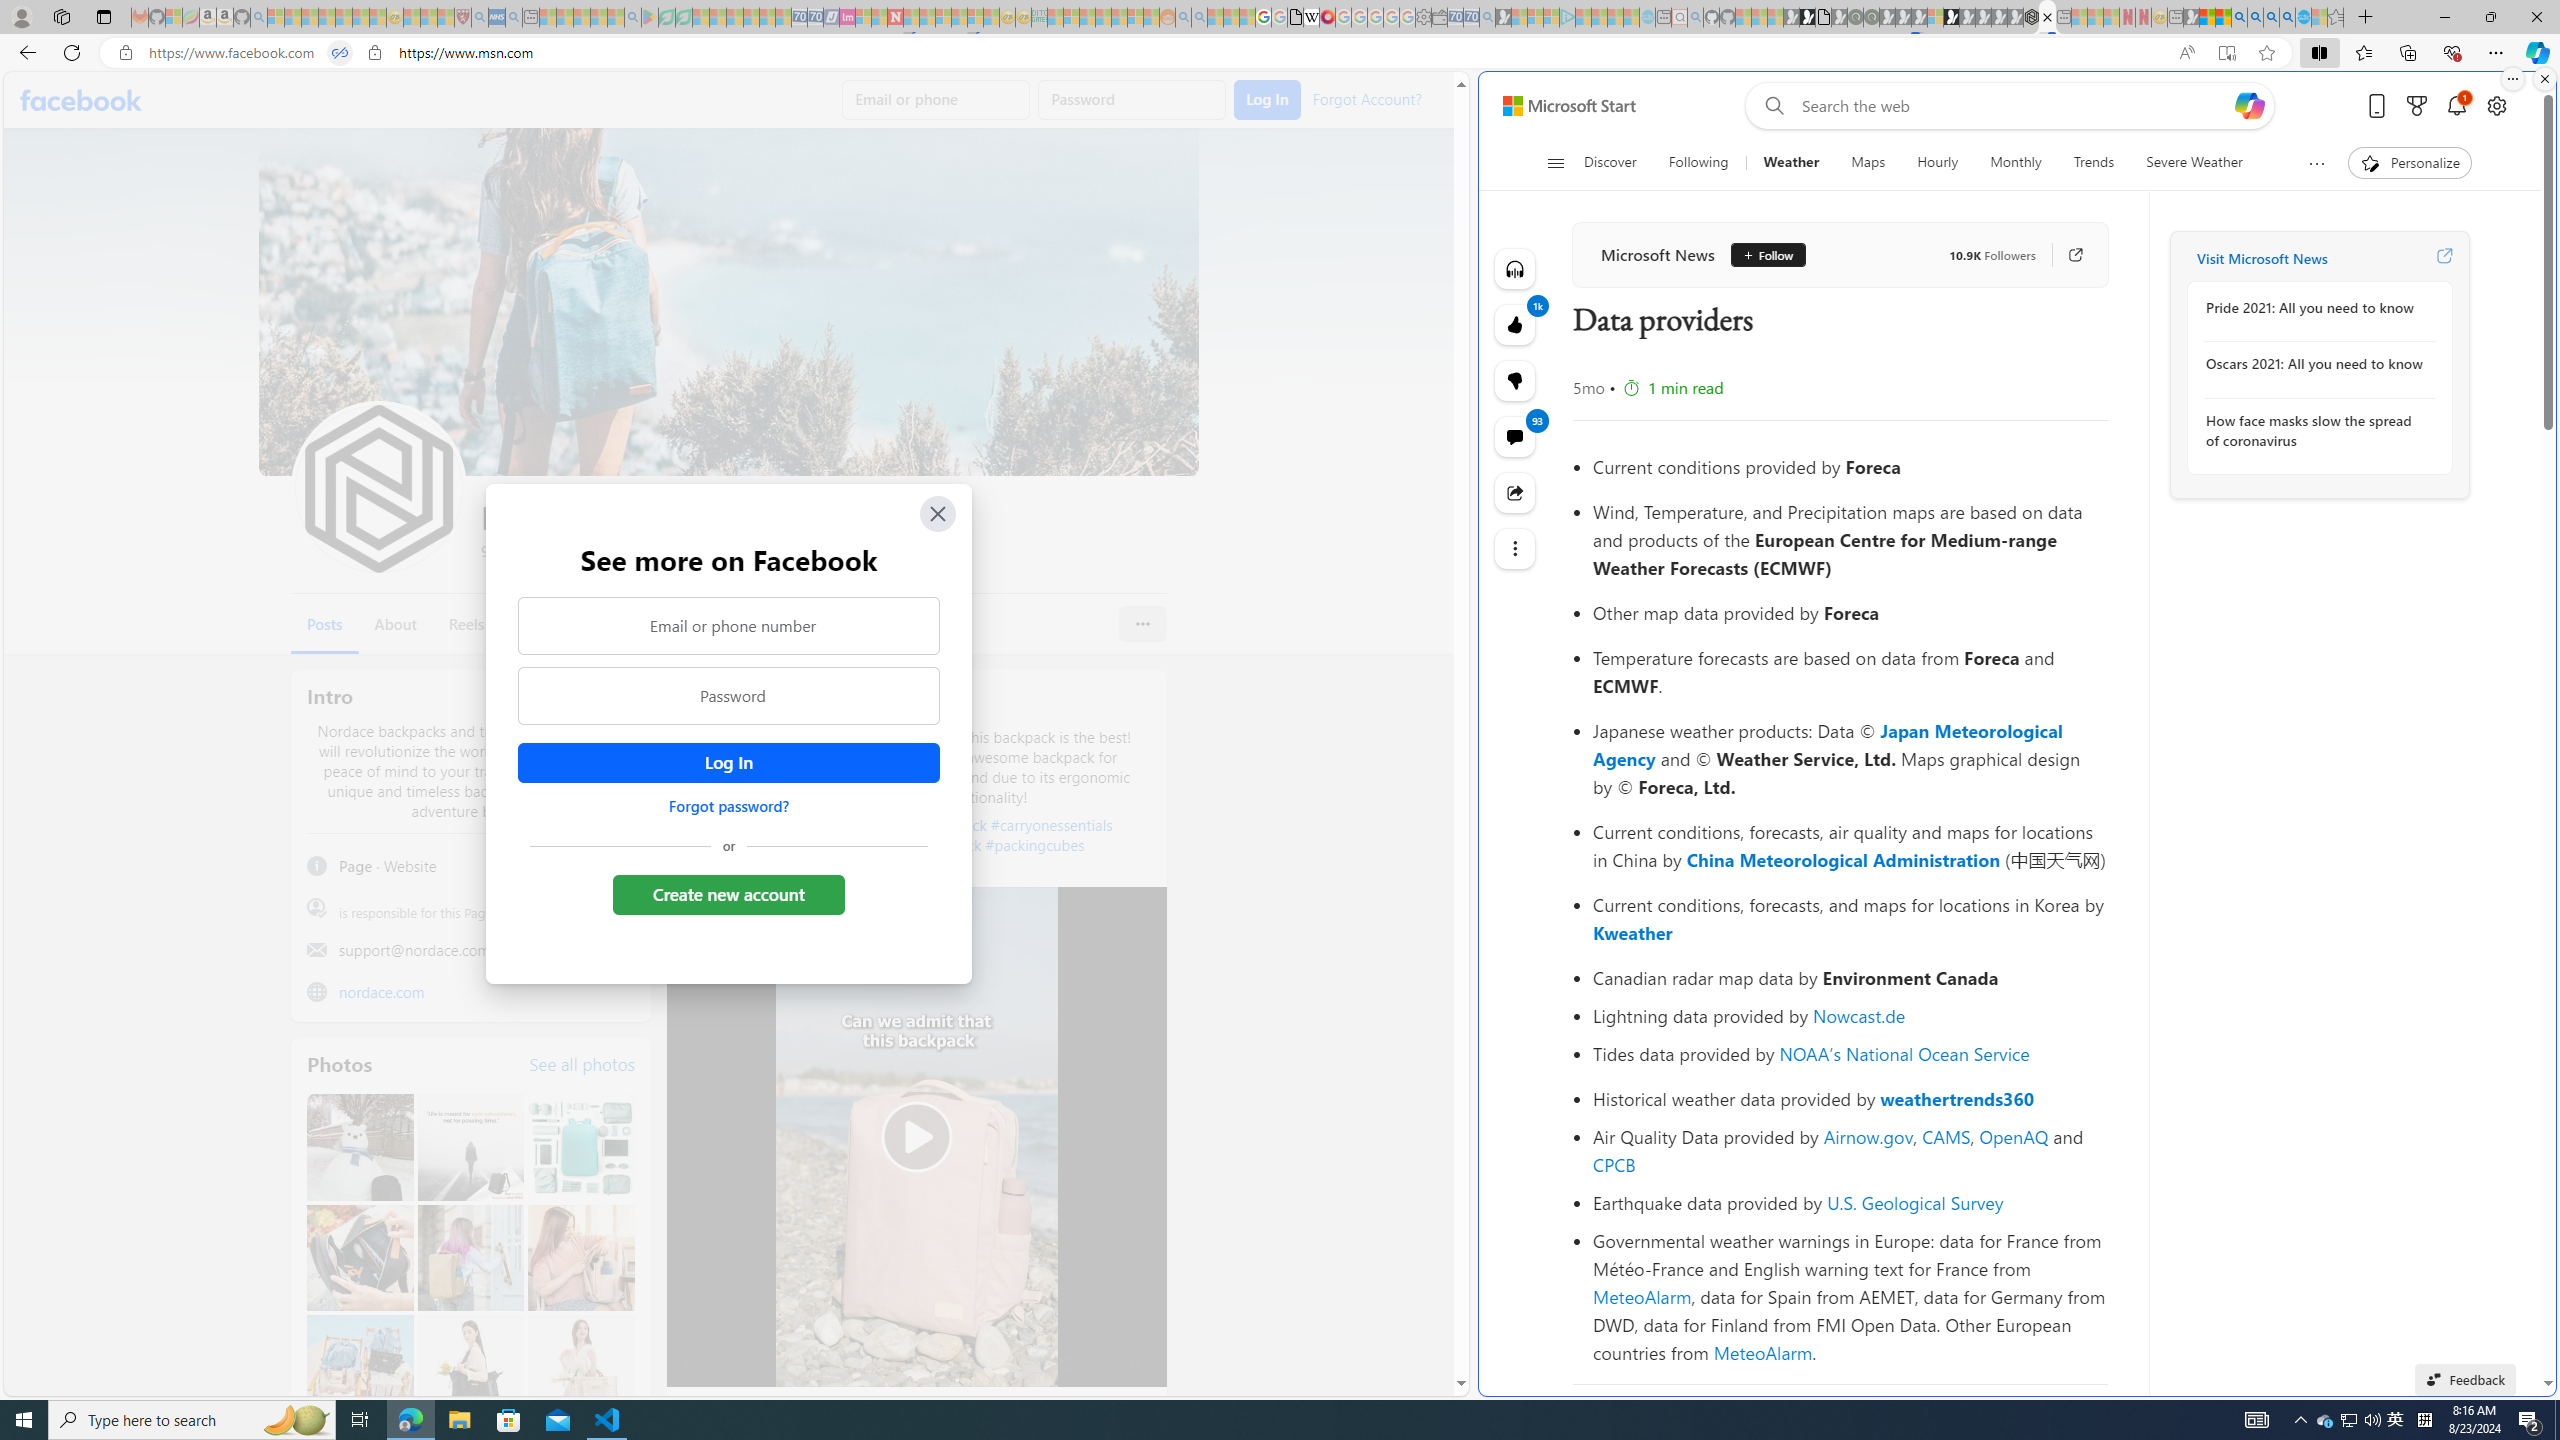 The height and width of the screenshot is (1440, 2560). Describe the element at coordinates (2193, 162) in the screenshot. I see `'Severe Weather'` at that location.